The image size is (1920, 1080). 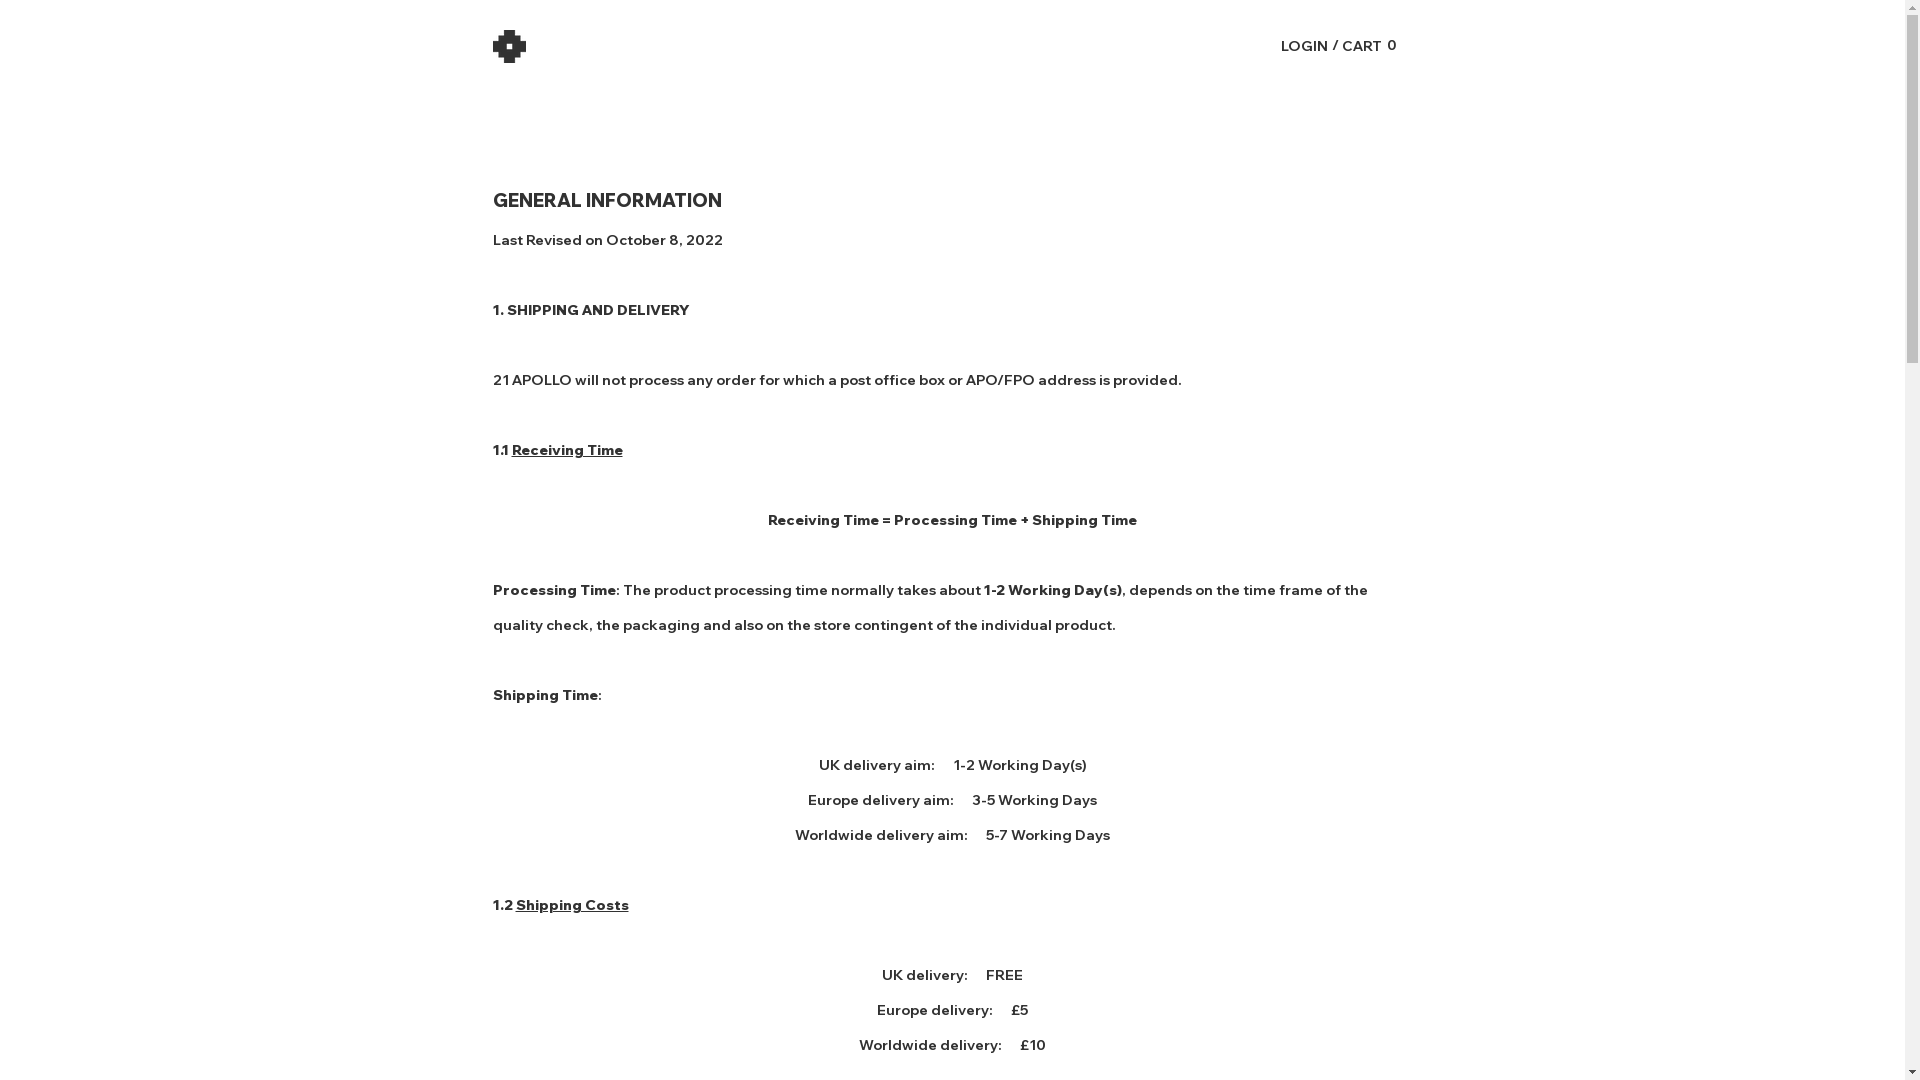 What do you see at coordinates (1369, 45) in the screenshot?
I see `'0` at bounding box center [1369, 45].